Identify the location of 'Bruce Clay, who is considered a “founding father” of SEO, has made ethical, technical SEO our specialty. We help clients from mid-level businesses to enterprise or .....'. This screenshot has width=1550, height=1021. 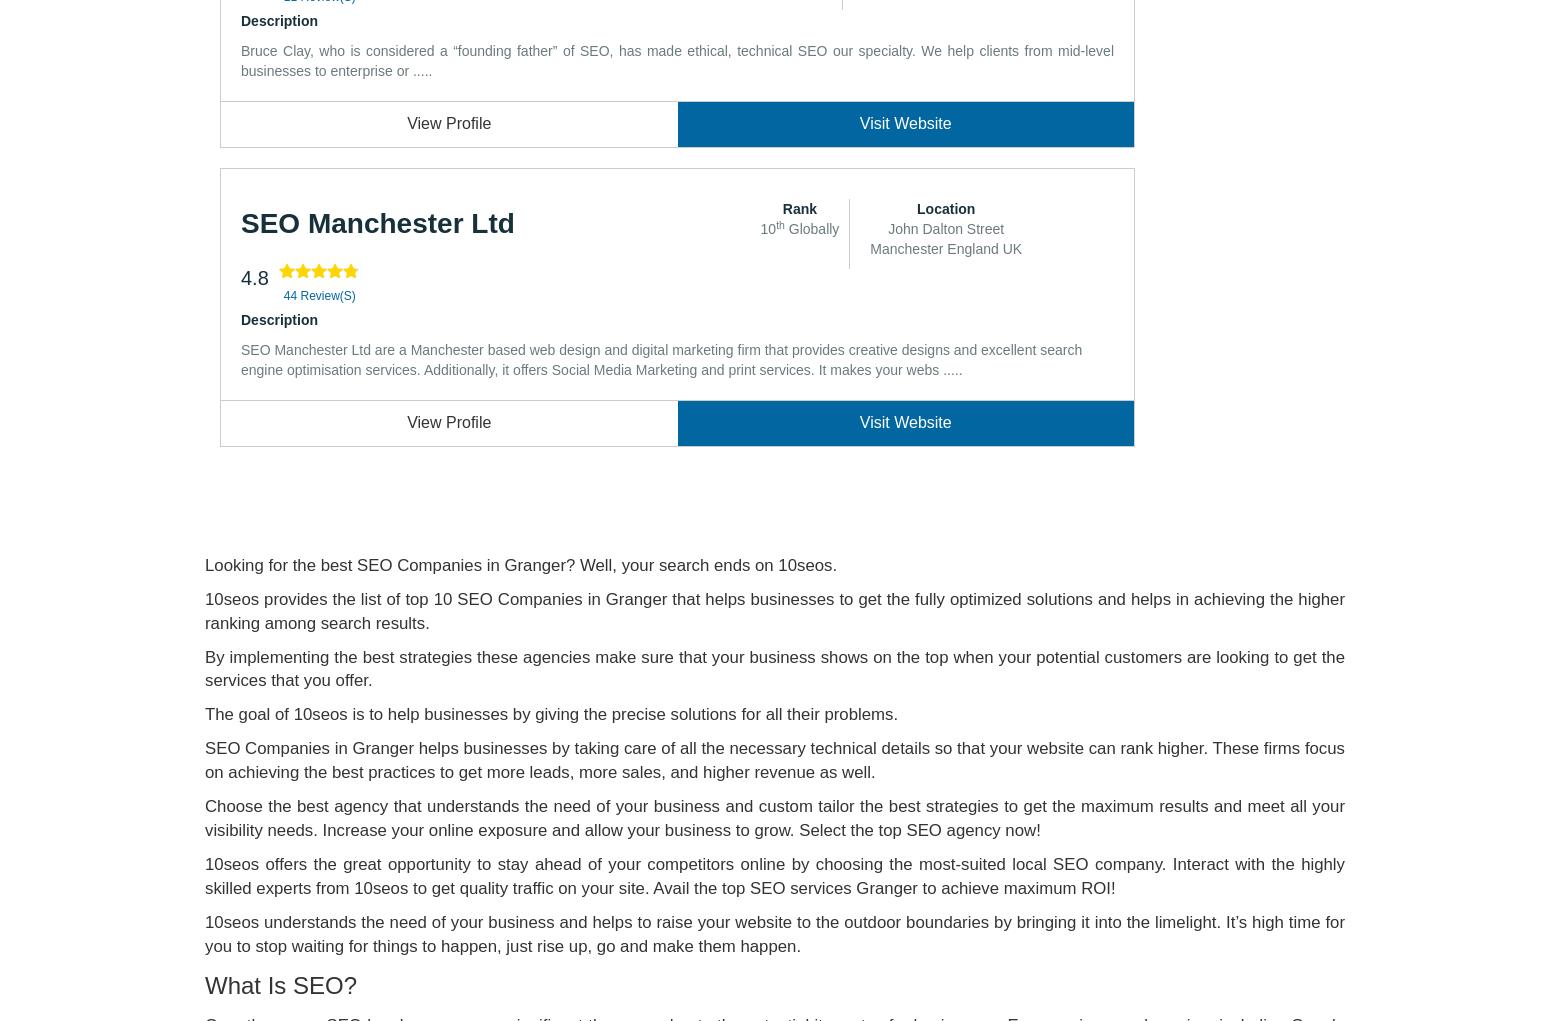
(676, 60).